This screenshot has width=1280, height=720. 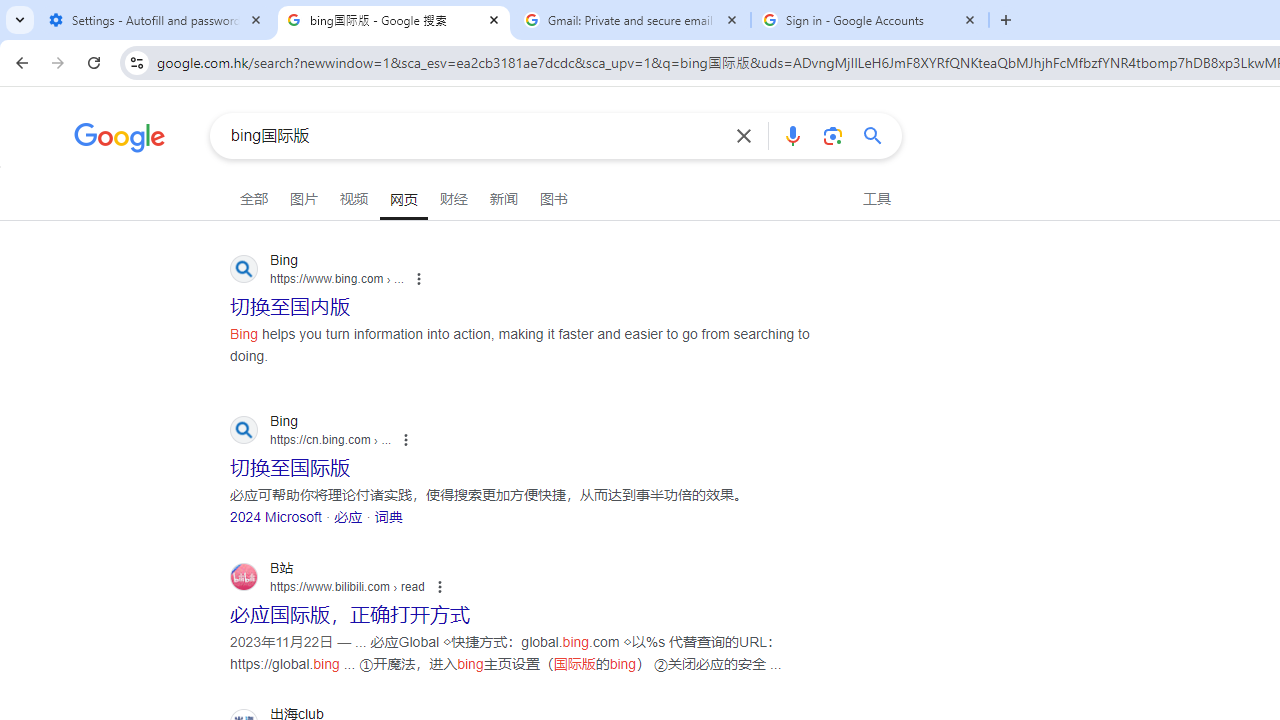 I want to click on 'Search tabs', so click(x=20, y=20).